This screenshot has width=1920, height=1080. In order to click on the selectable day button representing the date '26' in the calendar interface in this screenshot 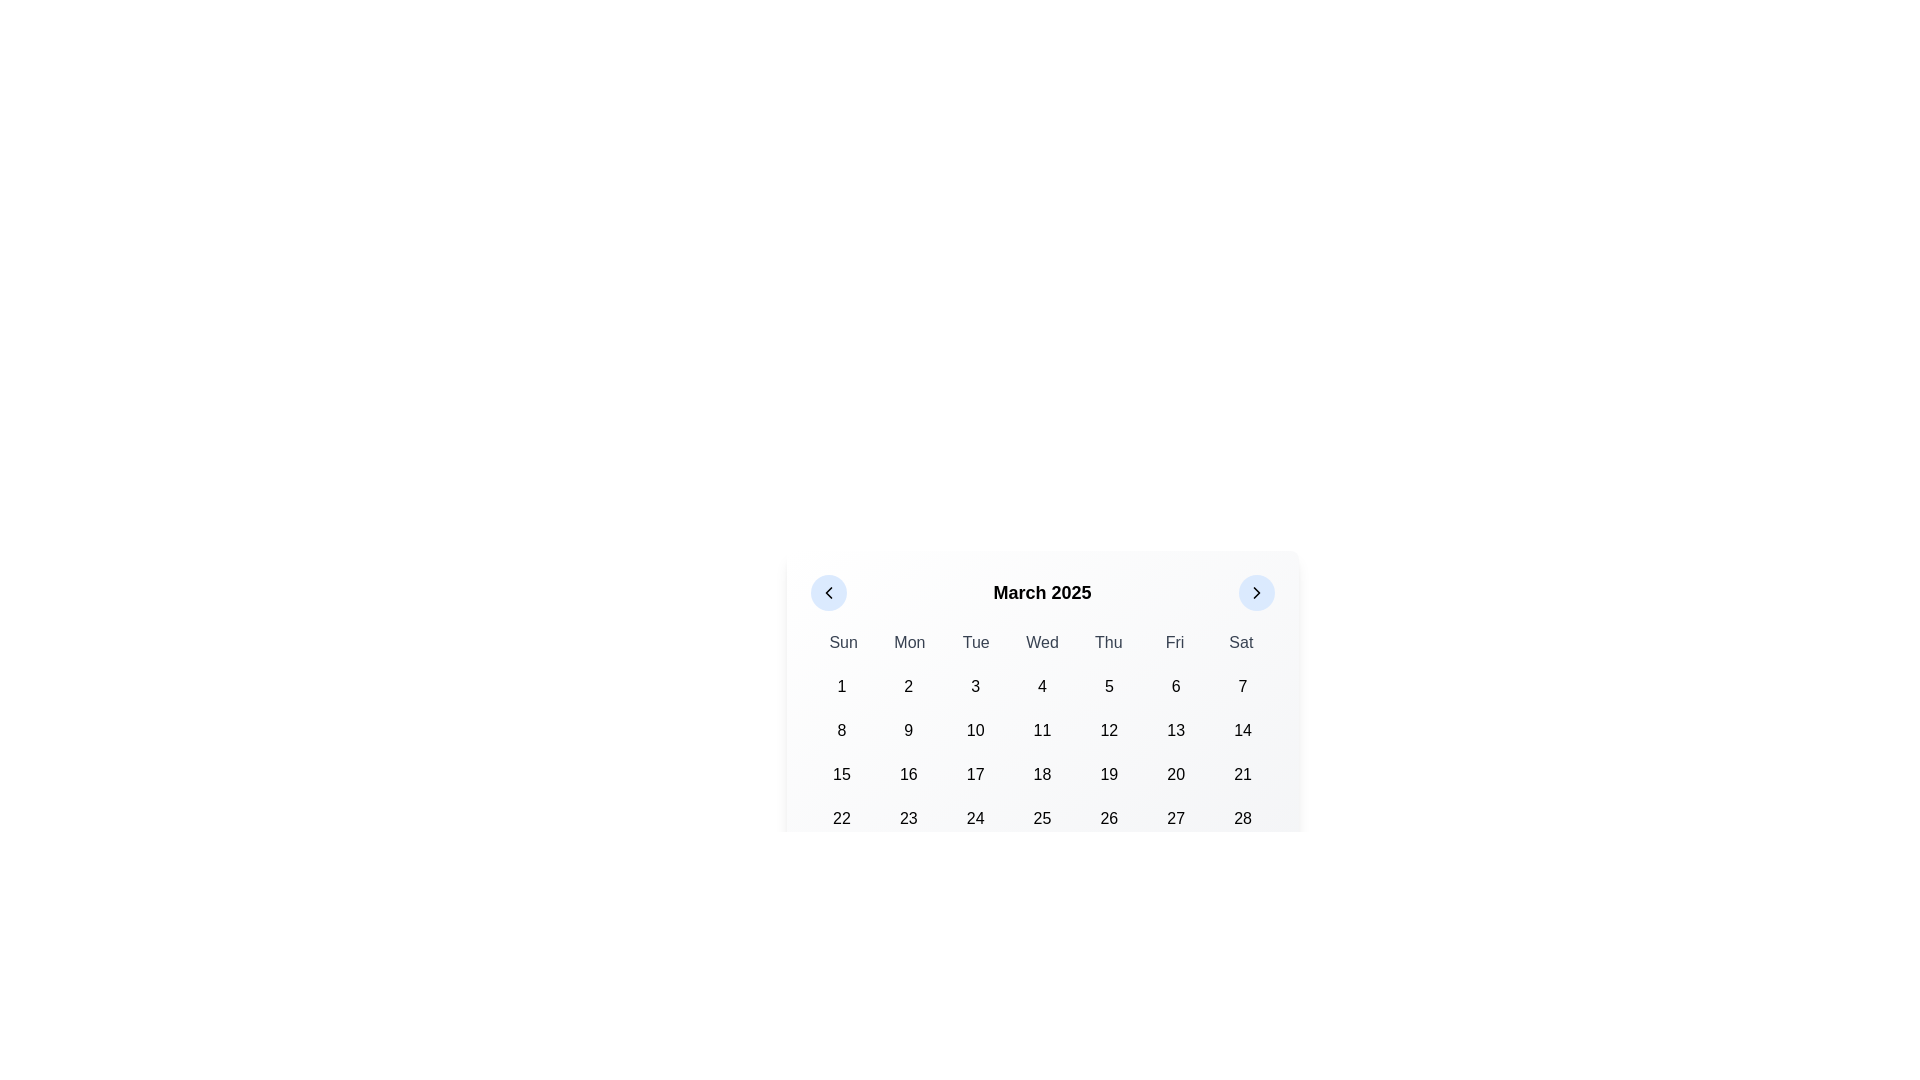, I will do `click(1107, 818)`.